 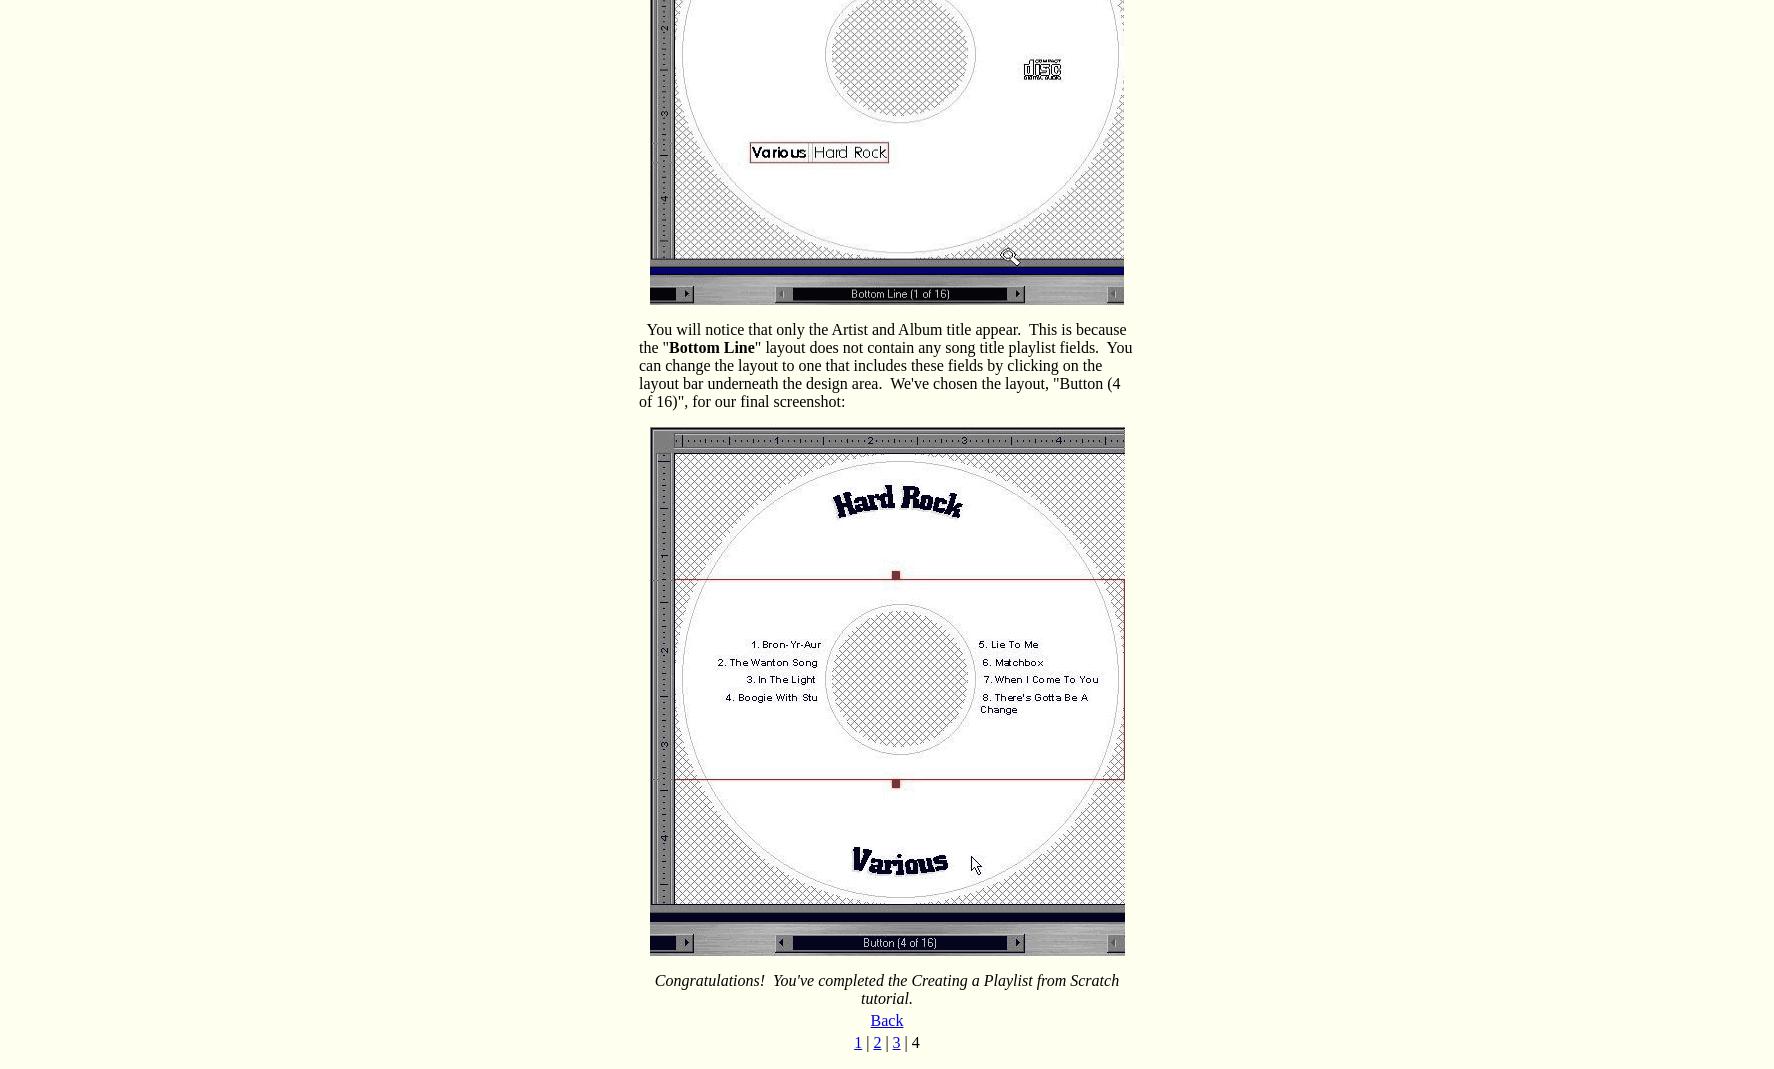 What do you see at coordinates (886, 989) in the screenshot?
I see `'Congratulations!  You've completed the Creating a Playlist 
         from Scratch tutorial.'` at bounding box center [886, 989].